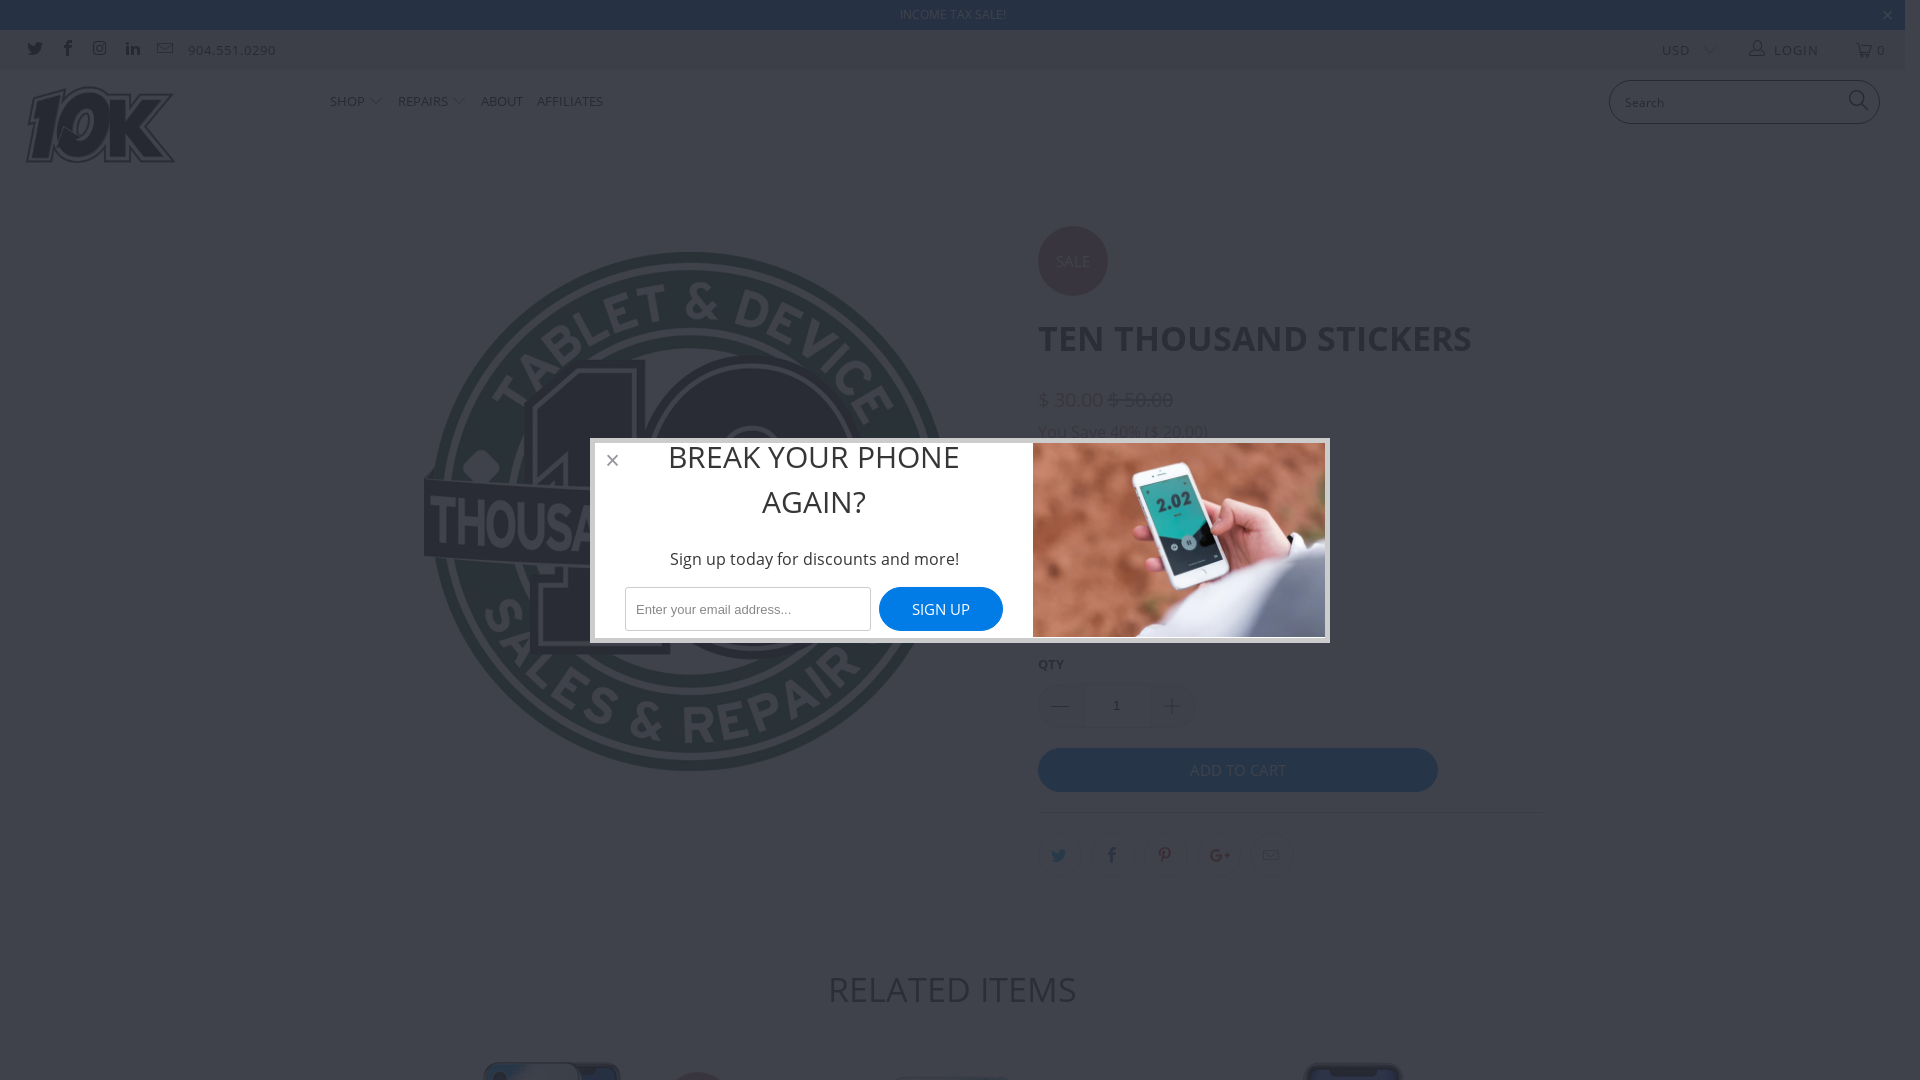 Image resolution: width=1920 pixels, height=1080 pixels. What do you see at coordinates (163, 49) in the screenshot?
I see `'Email 10,000 Cellphones, Repairs, Tablets and Batteries'` at bounding box center [163, 49].